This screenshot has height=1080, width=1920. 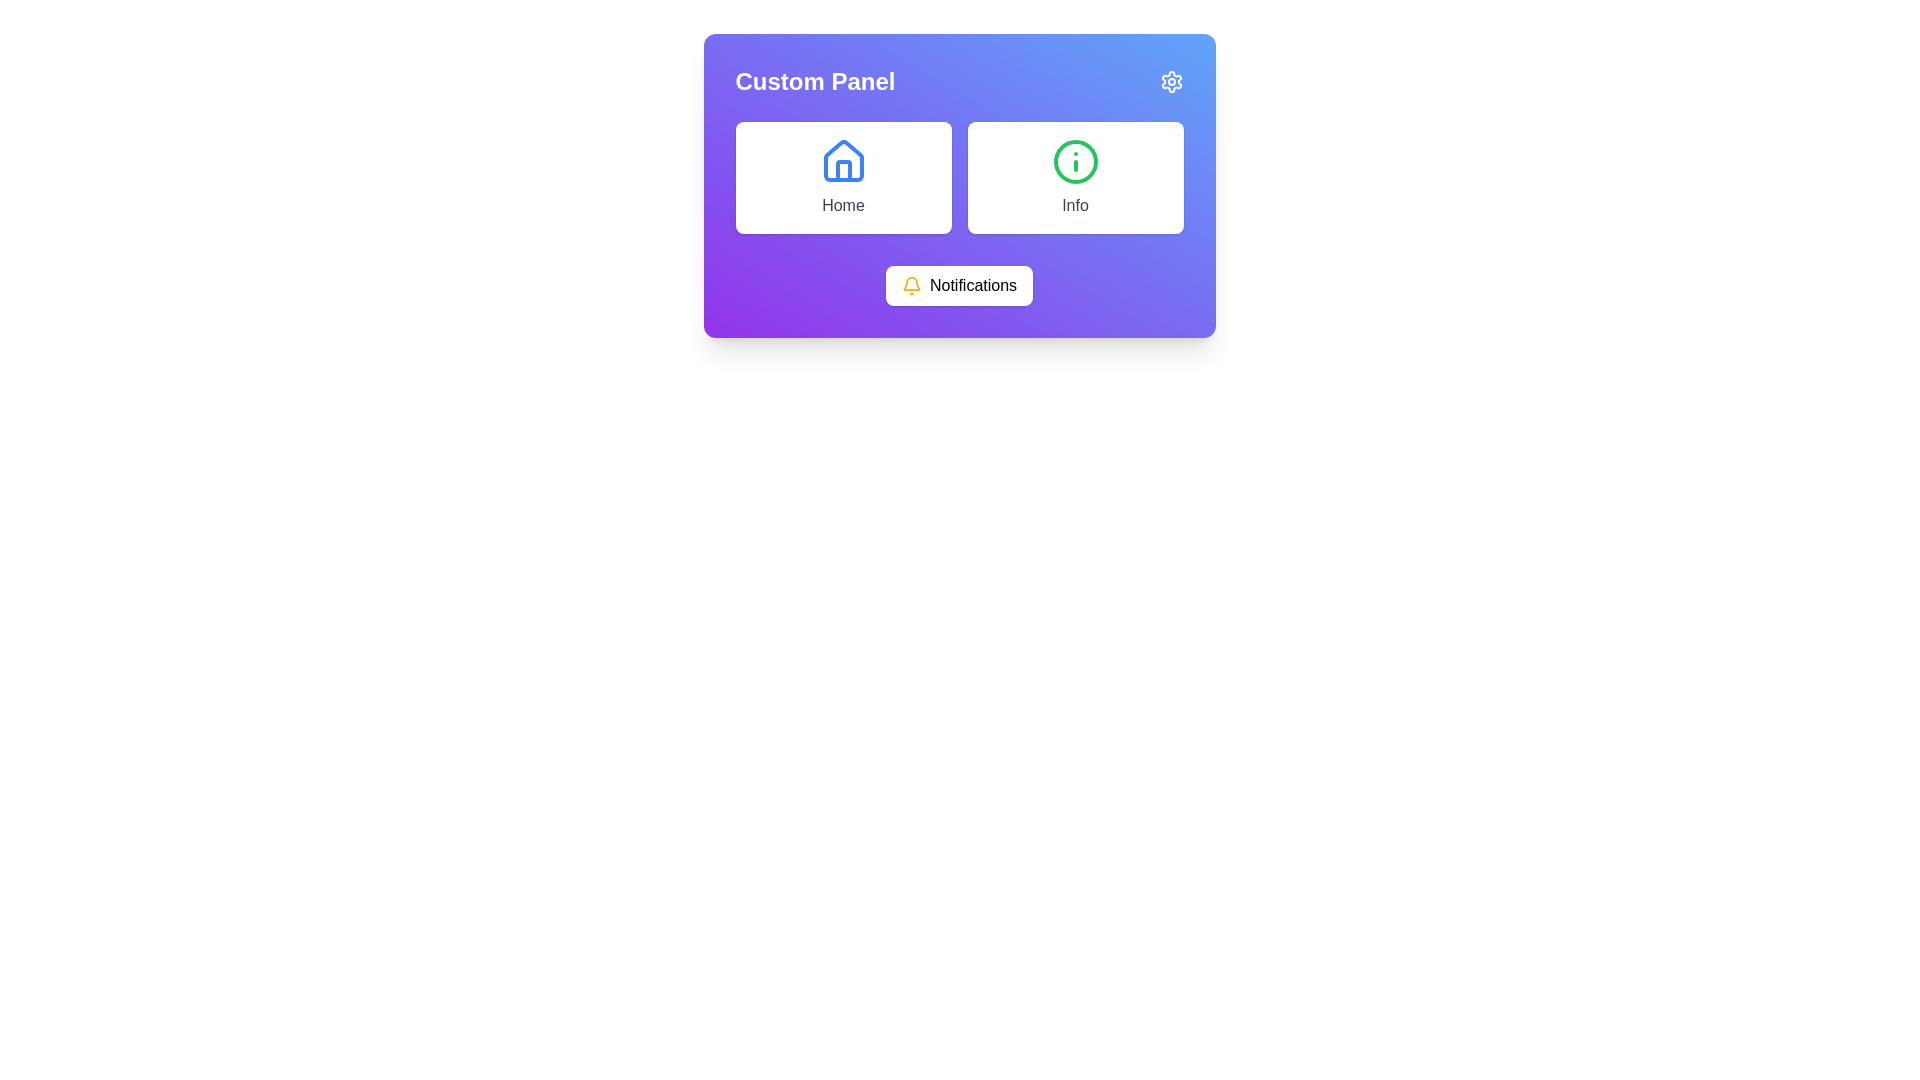 What do you see at coordinates (958, 285) in the screenshot?
I see `the button located at the bottom of the 'Custom Panel'` at bounding box center [958, 285].